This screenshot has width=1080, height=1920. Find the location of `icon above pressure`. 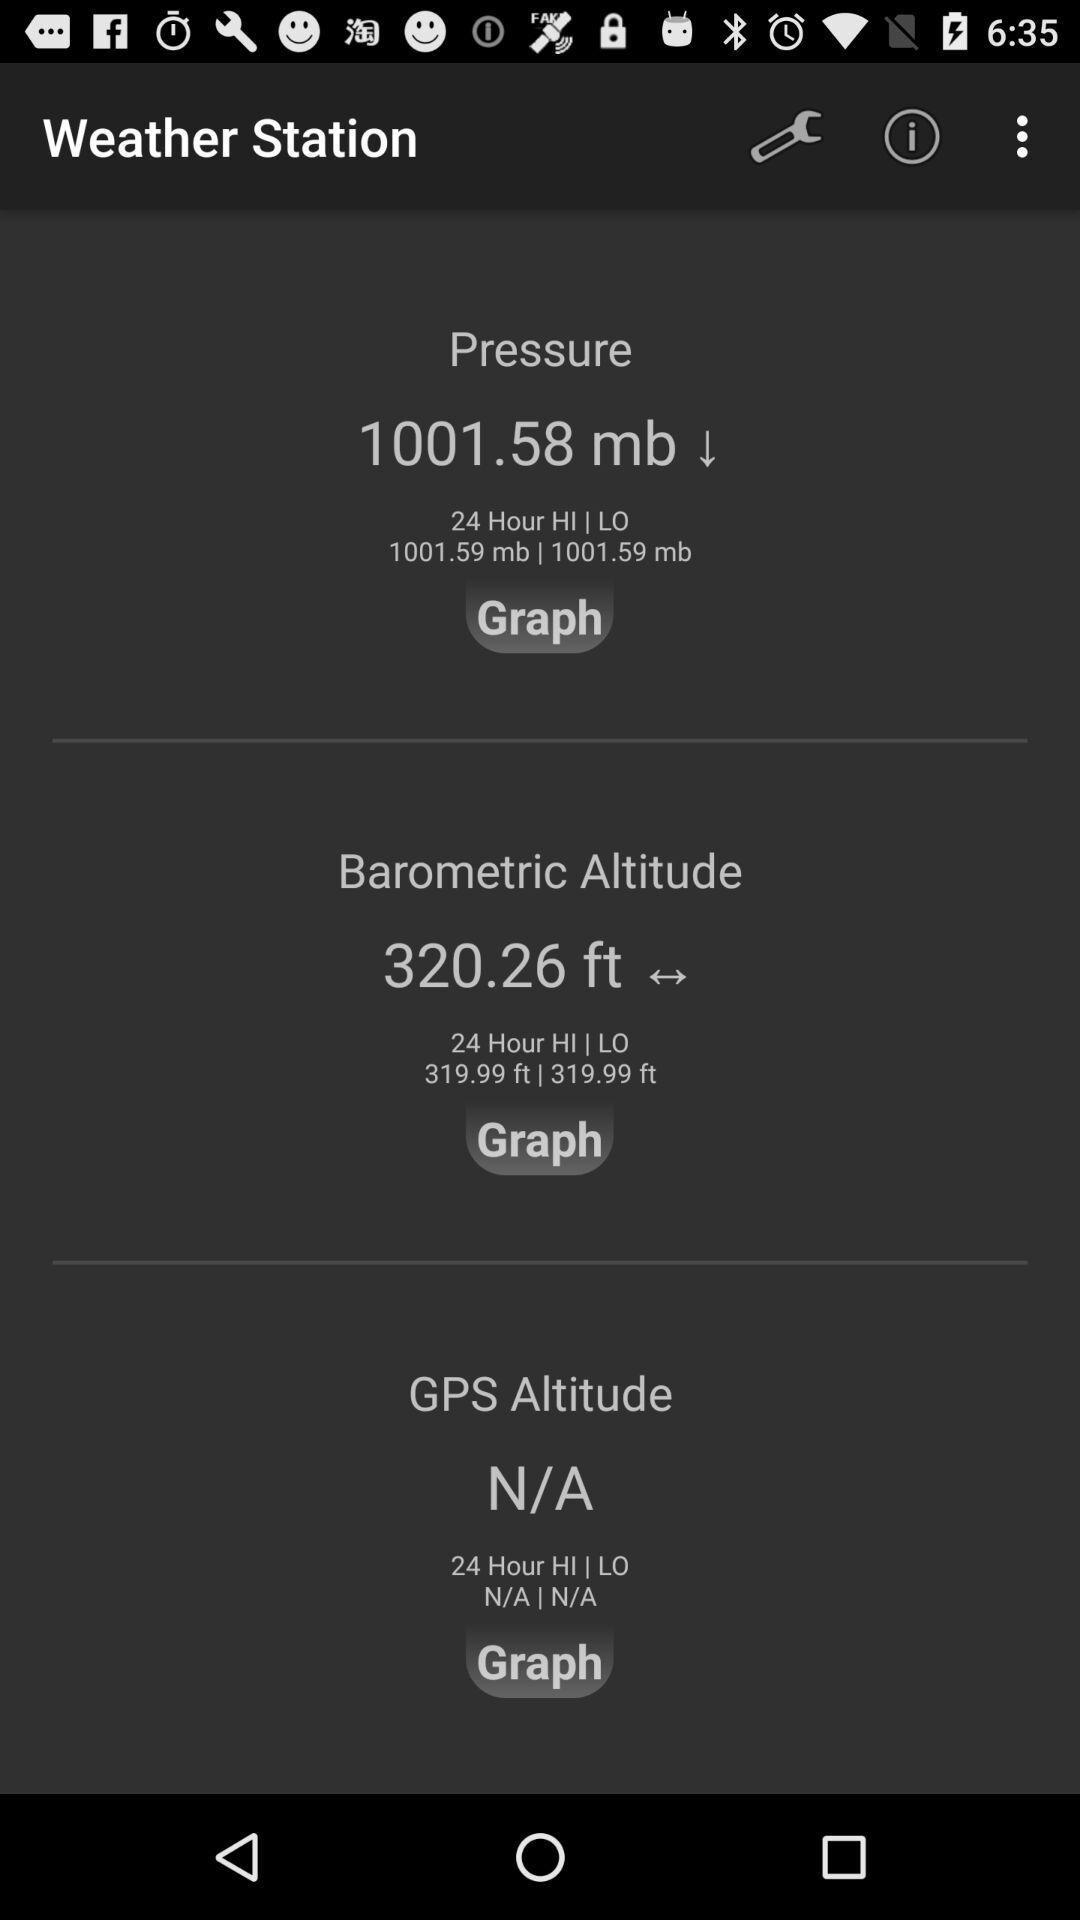

icon above pressure is located at coordinates (785, 135).